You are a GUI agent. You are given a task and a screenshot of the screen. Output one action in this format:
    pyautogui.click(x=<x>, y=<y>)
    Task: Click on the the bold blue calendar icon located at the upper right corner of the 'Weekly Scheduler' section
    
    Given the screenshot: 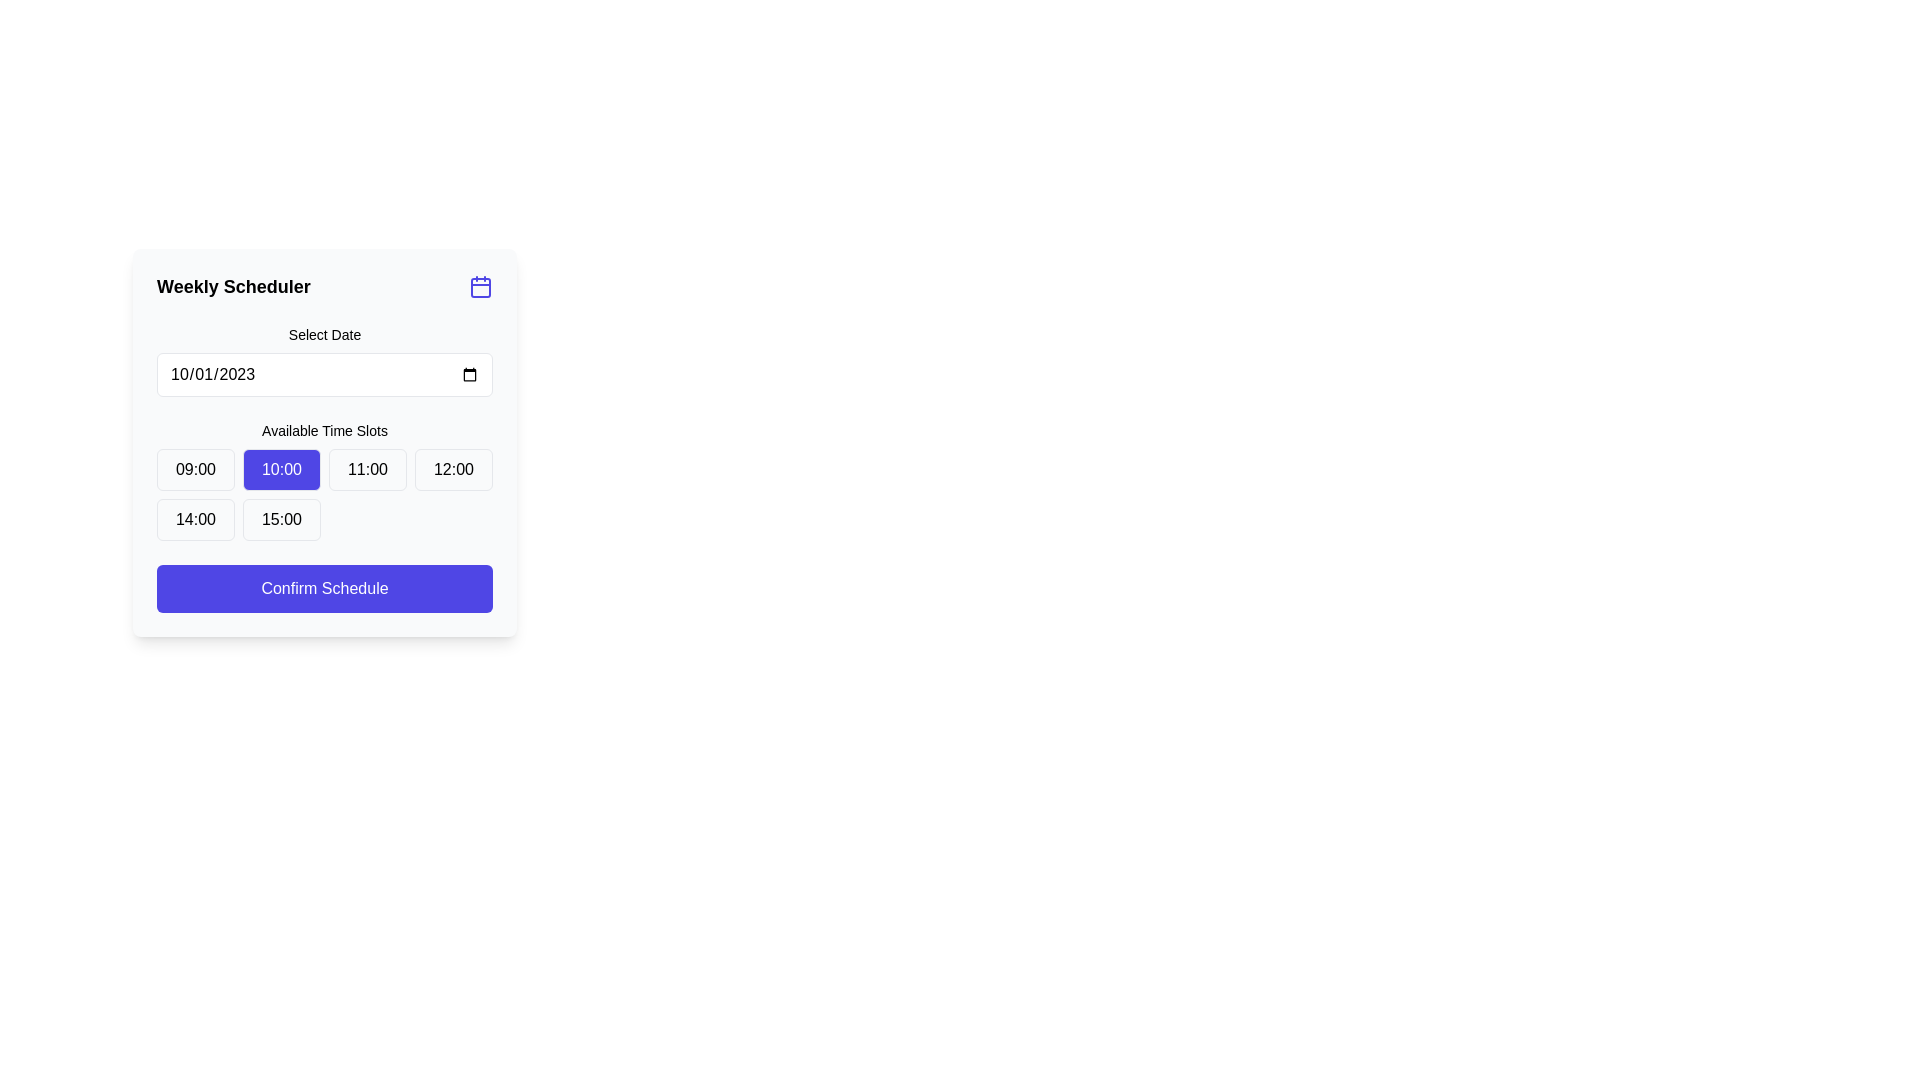 What is the action you would take?
    pyautogui.click(x=480, y=286)
    